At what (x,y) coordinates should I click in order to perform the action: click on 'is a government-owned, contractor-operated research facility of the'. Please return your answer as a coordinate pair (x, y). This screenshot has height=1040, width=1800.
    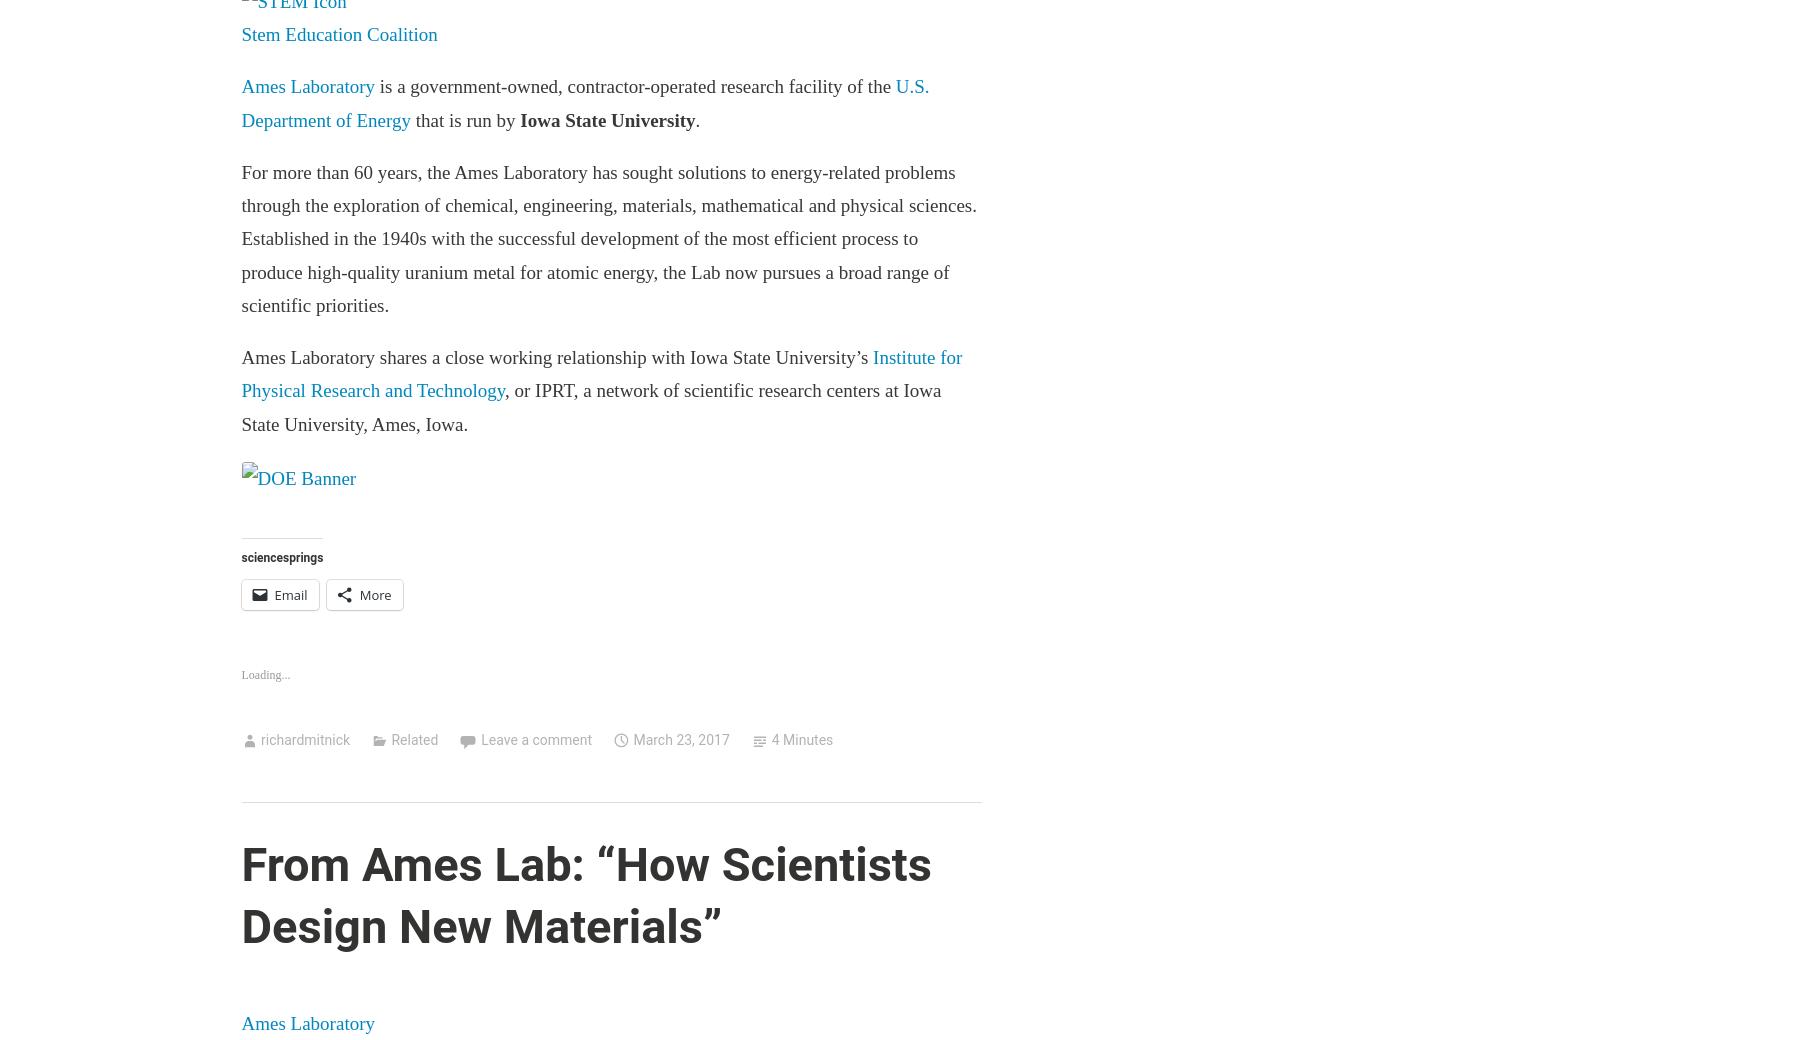
    Looking at the image, I should click on (634, 85).